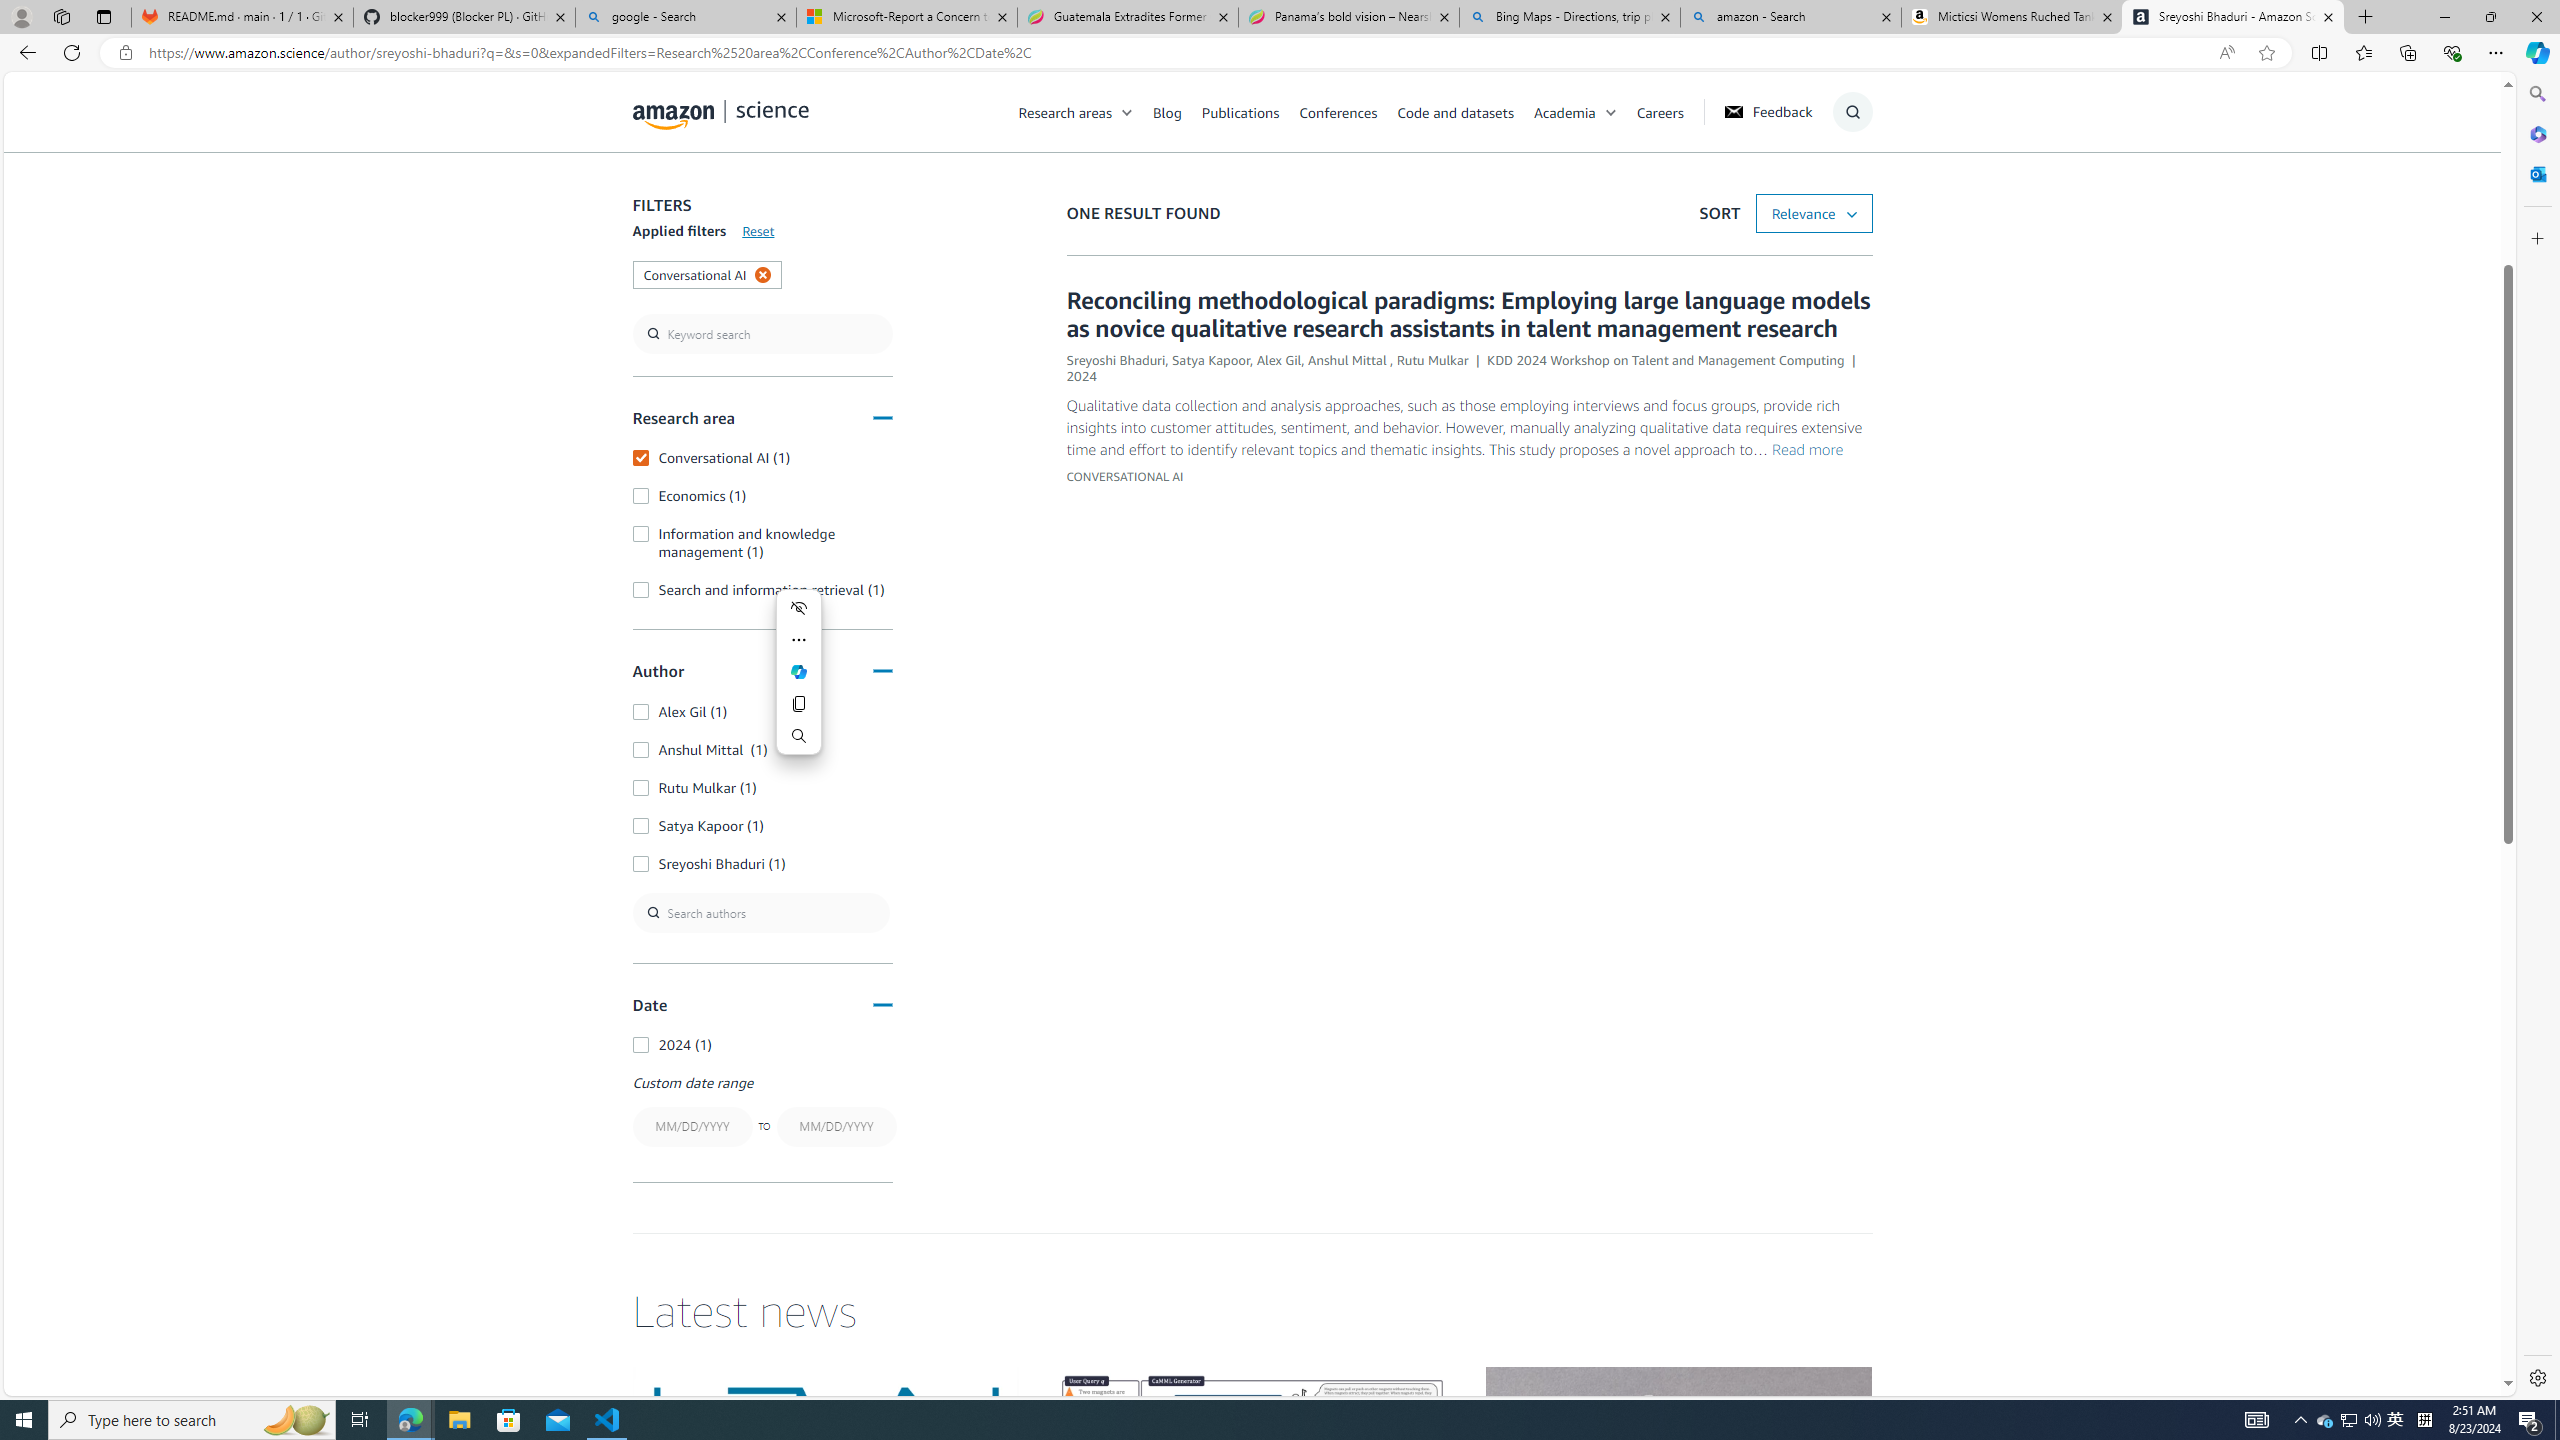 The height and width of the screenshot is (1440, 2560). What do you see at coordinates (1659, 111) in the screenshot?
I see `'Careers'` at bounding box center [1659, 111].